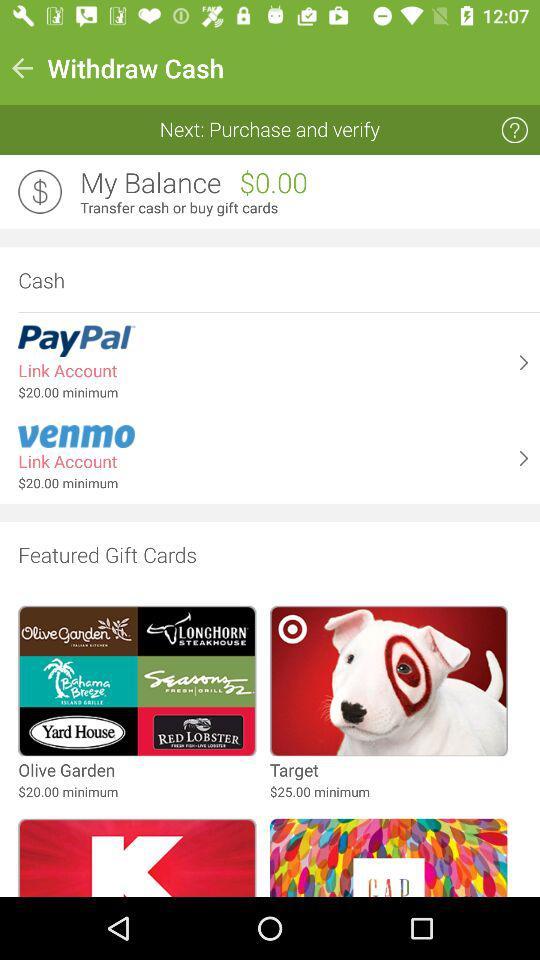 The height and width of the screenshot is (960, 540). What do you see at coordinates (66, 769) in the screenshot?
I see `olive garden icon` at bounding box center [66, 769].